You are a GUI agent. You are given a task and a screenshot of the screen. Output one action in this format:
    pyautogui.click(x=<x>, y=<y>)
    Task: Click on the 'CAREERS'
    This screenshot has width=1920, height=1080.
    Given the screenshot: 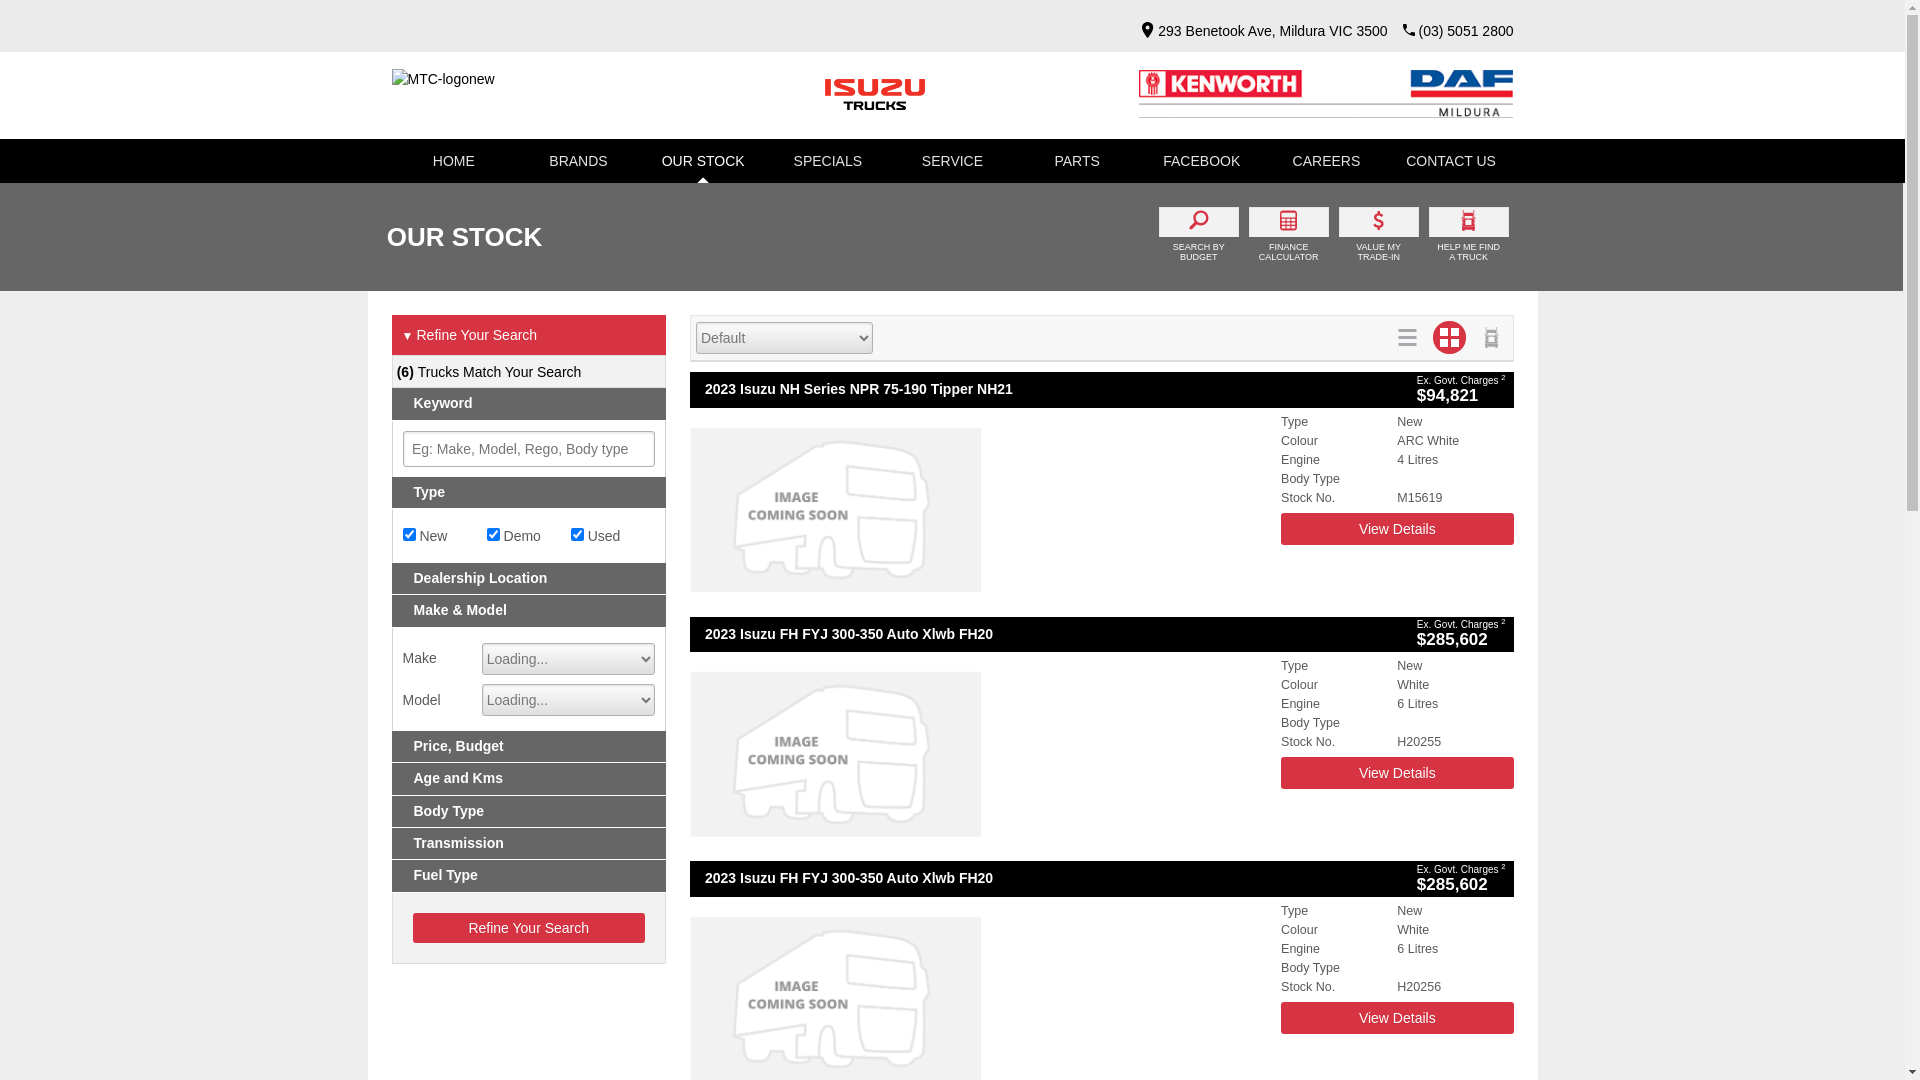 What is the action you would take?
    pyautogui.click(x=1326, y=160)
    